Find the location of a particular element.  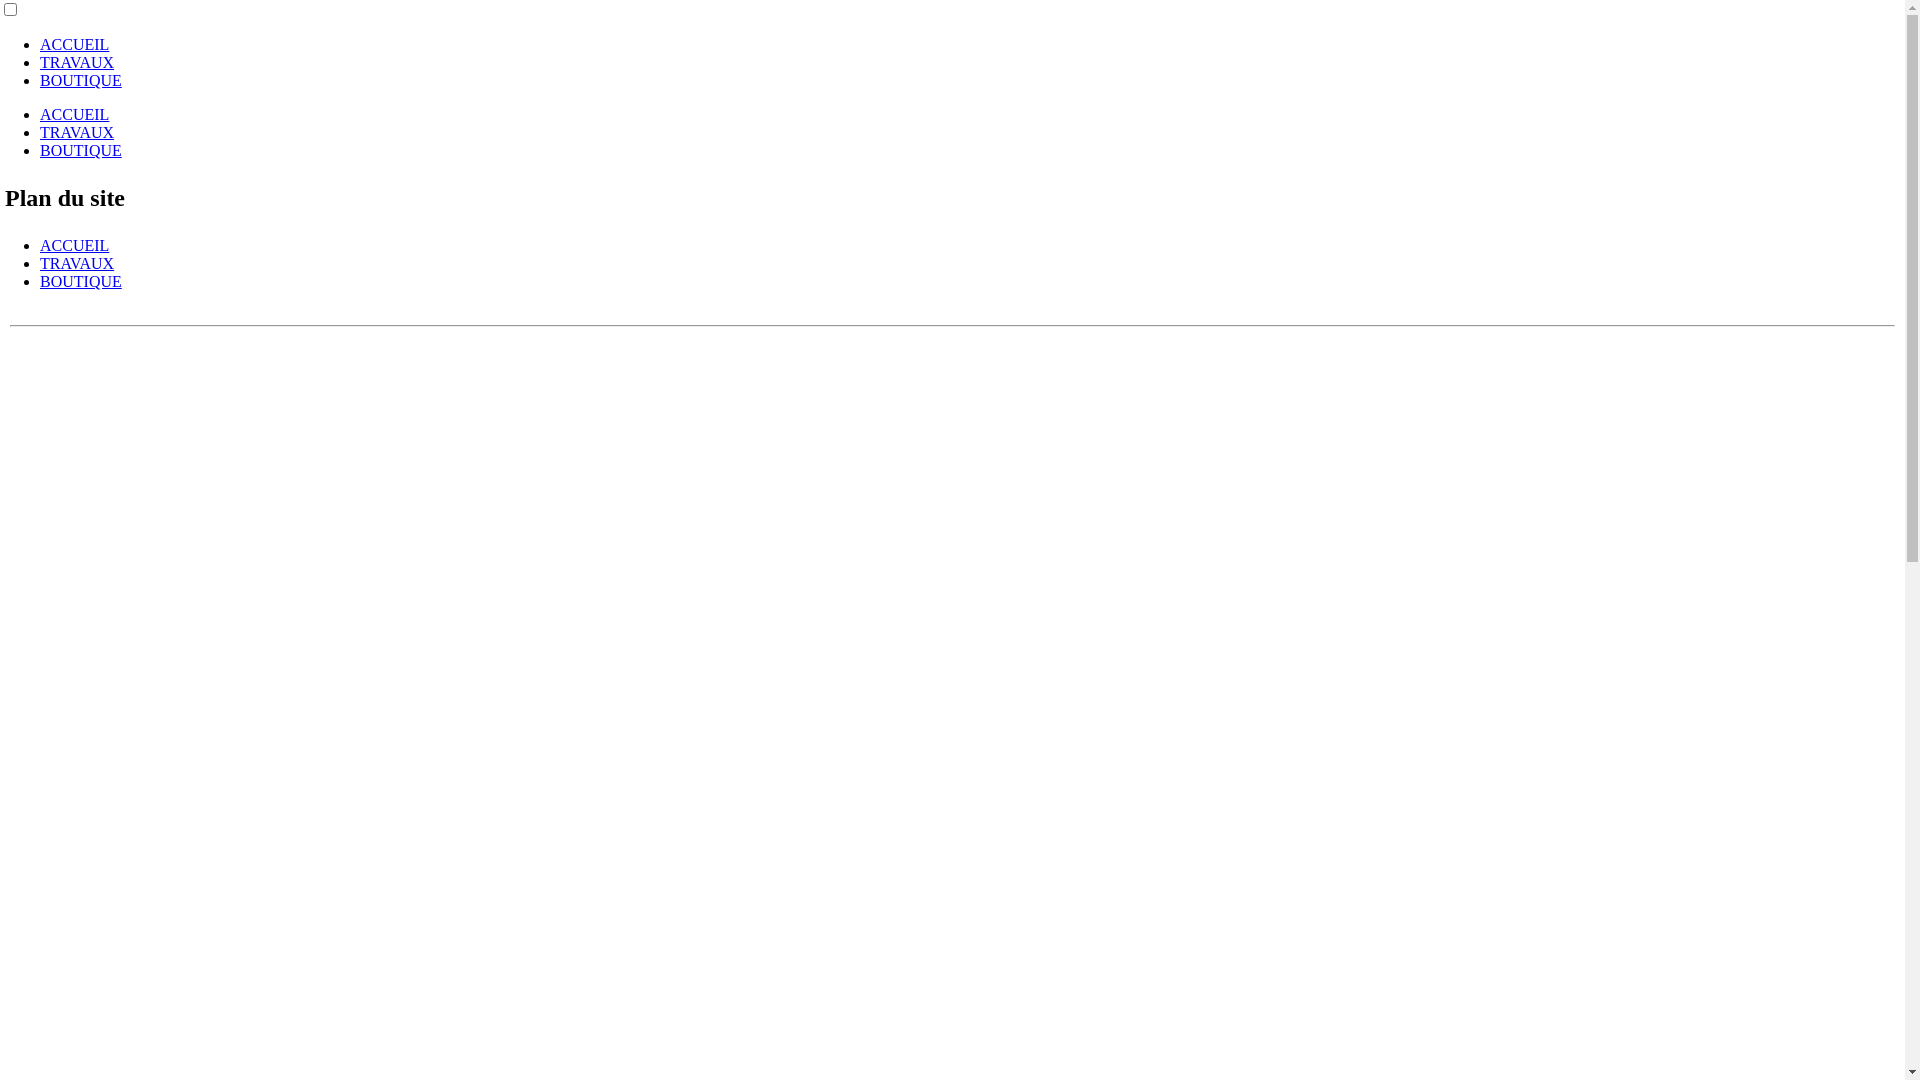

'TRAVAUX' is located at coordinates (39, 132).